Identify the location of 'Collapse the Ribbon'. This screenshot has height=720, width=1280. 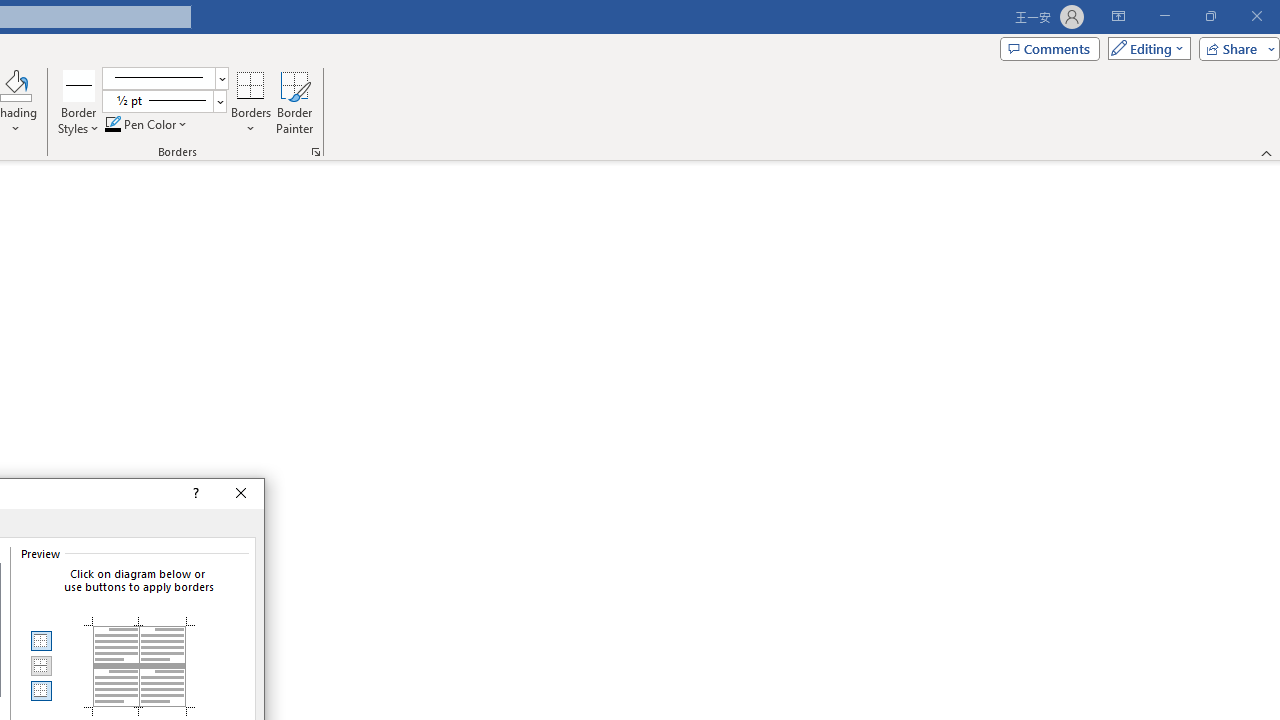
(1266, 152).